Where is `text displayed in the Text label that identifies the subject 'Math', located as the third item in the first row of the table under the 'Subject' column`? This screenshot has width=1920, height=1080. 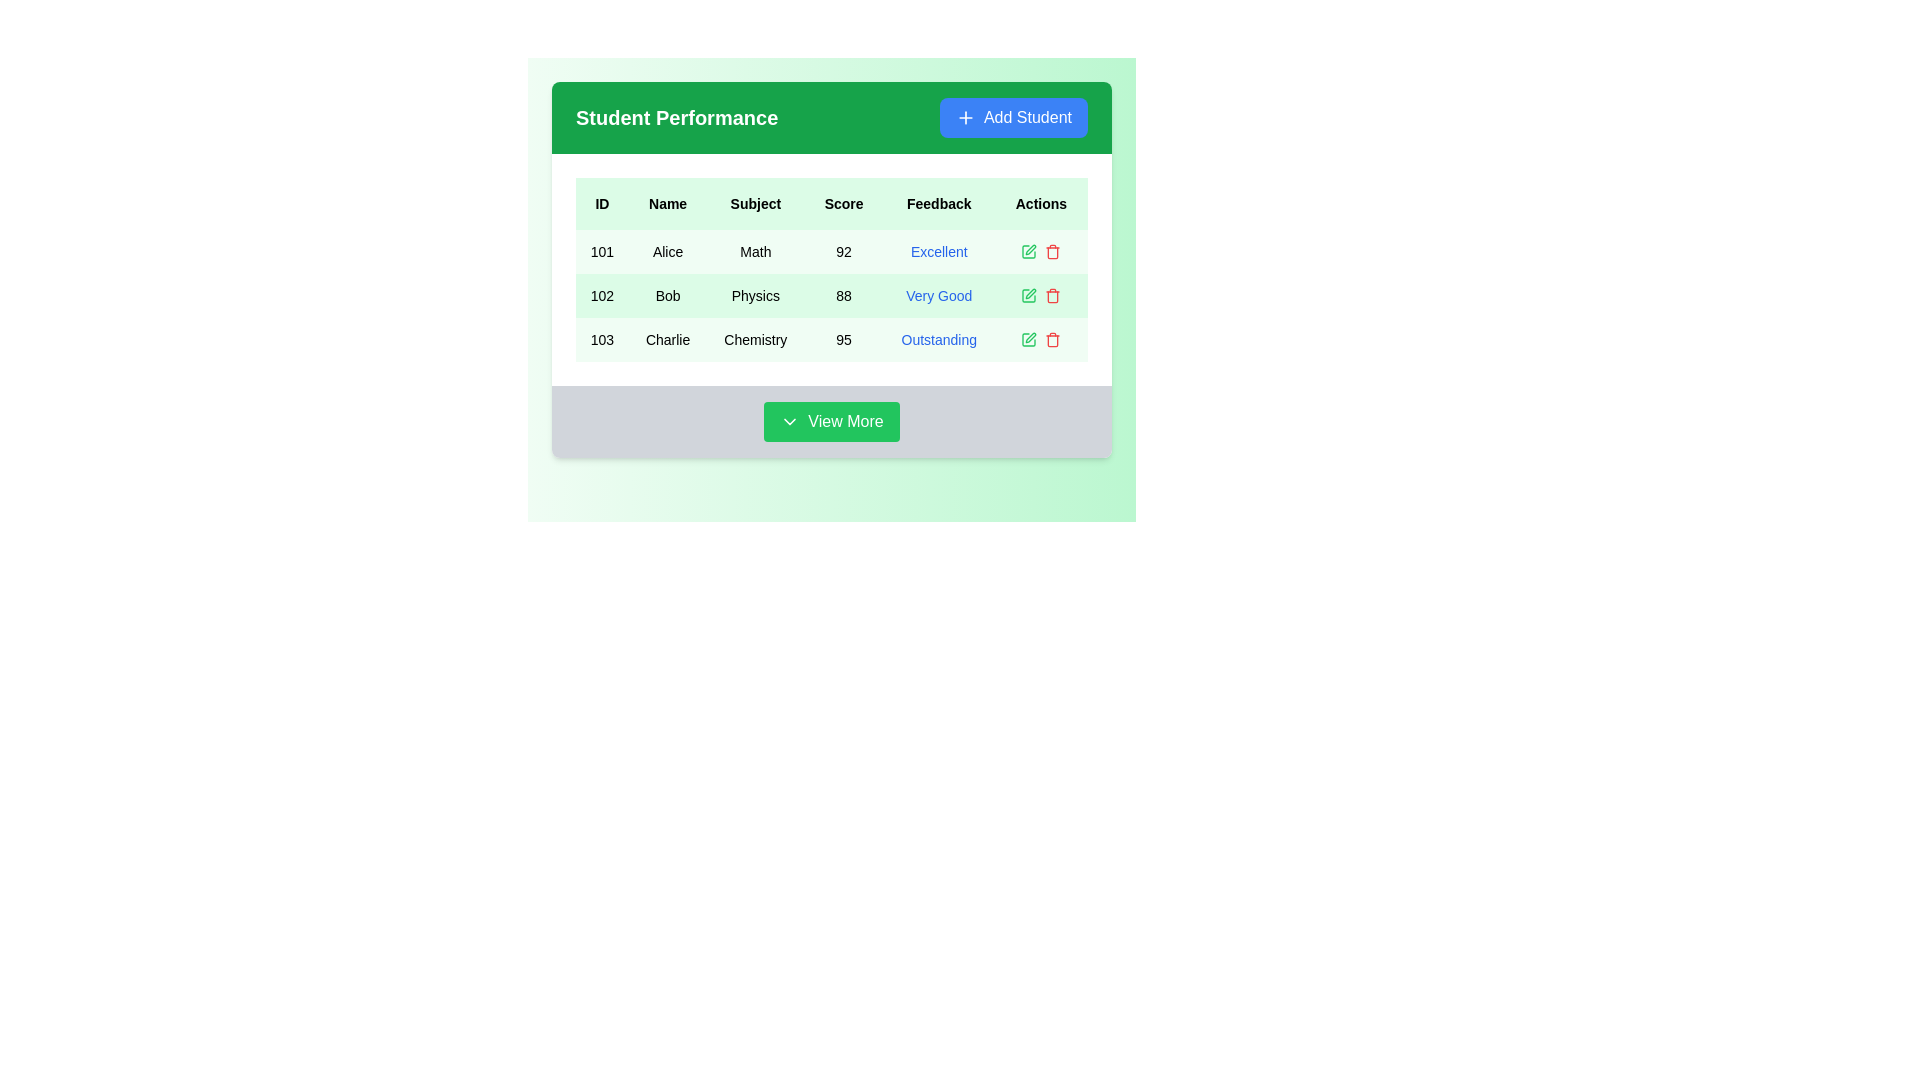 text displayed in the Text label that identifies the subject 'Math', located as the third item in the first row of the table under the 'Subject' column is located at coordinates (754, 250).